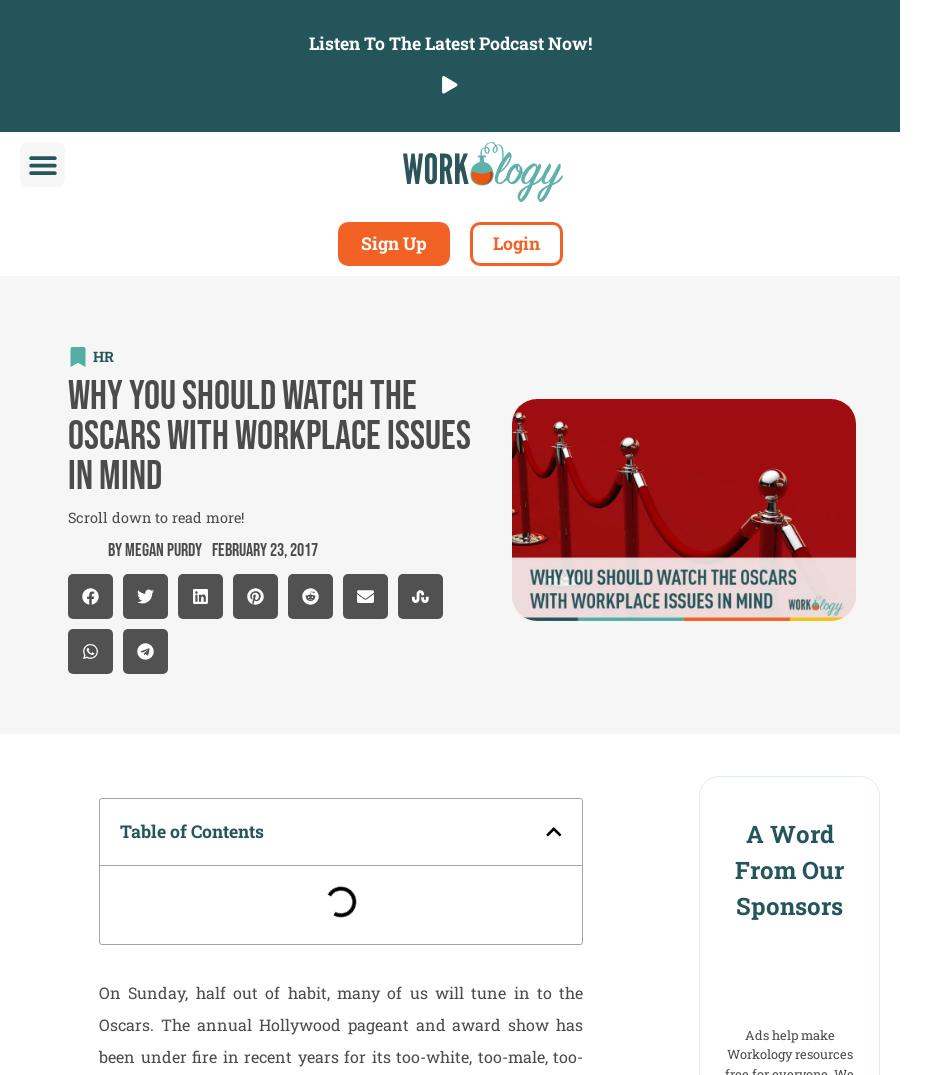 Image resolution: width=947 pixels, height=1075 pixels. Describe the element at coordinates (102, 355) in the screenshot. I see `'HR'` at that location.